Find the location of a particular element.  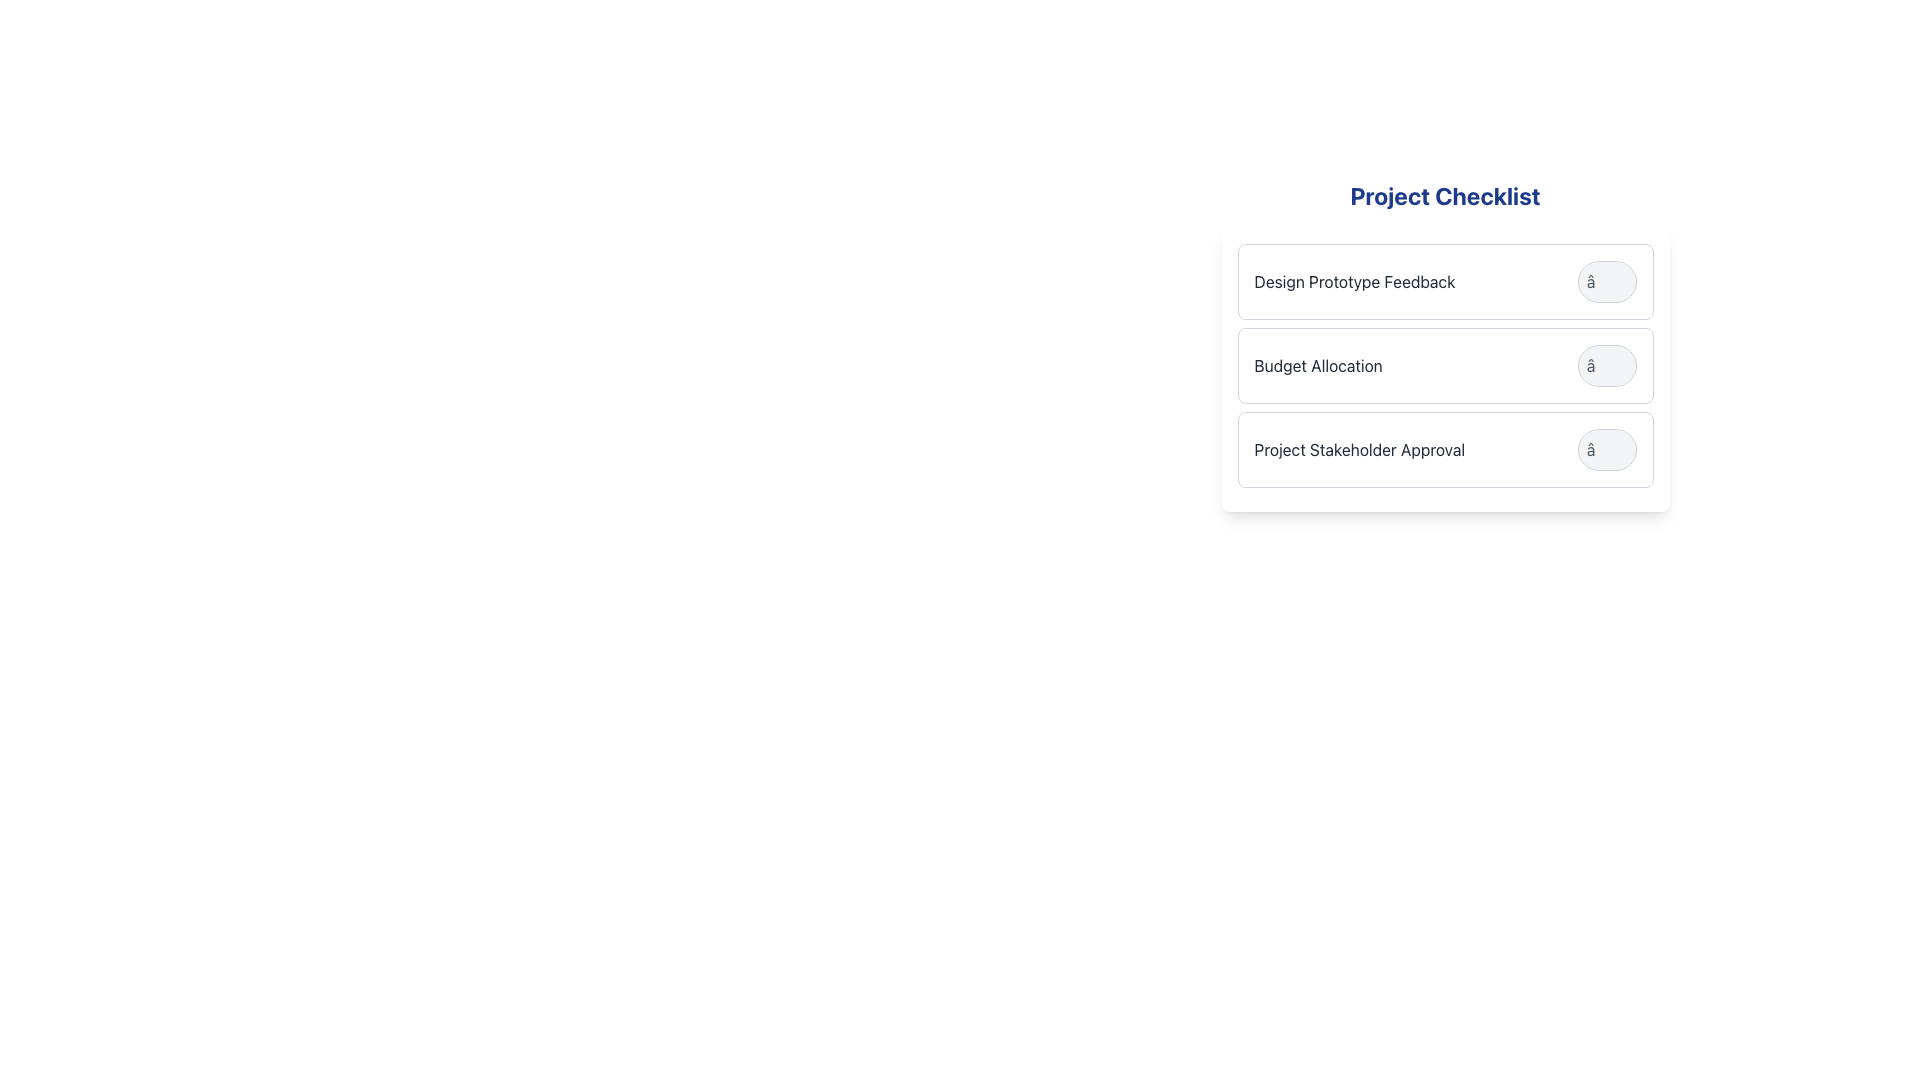

the 'Project Checklist' text label, which is a bold, blue header located at the top of the checklist section is located at coordinates (1445, 196).